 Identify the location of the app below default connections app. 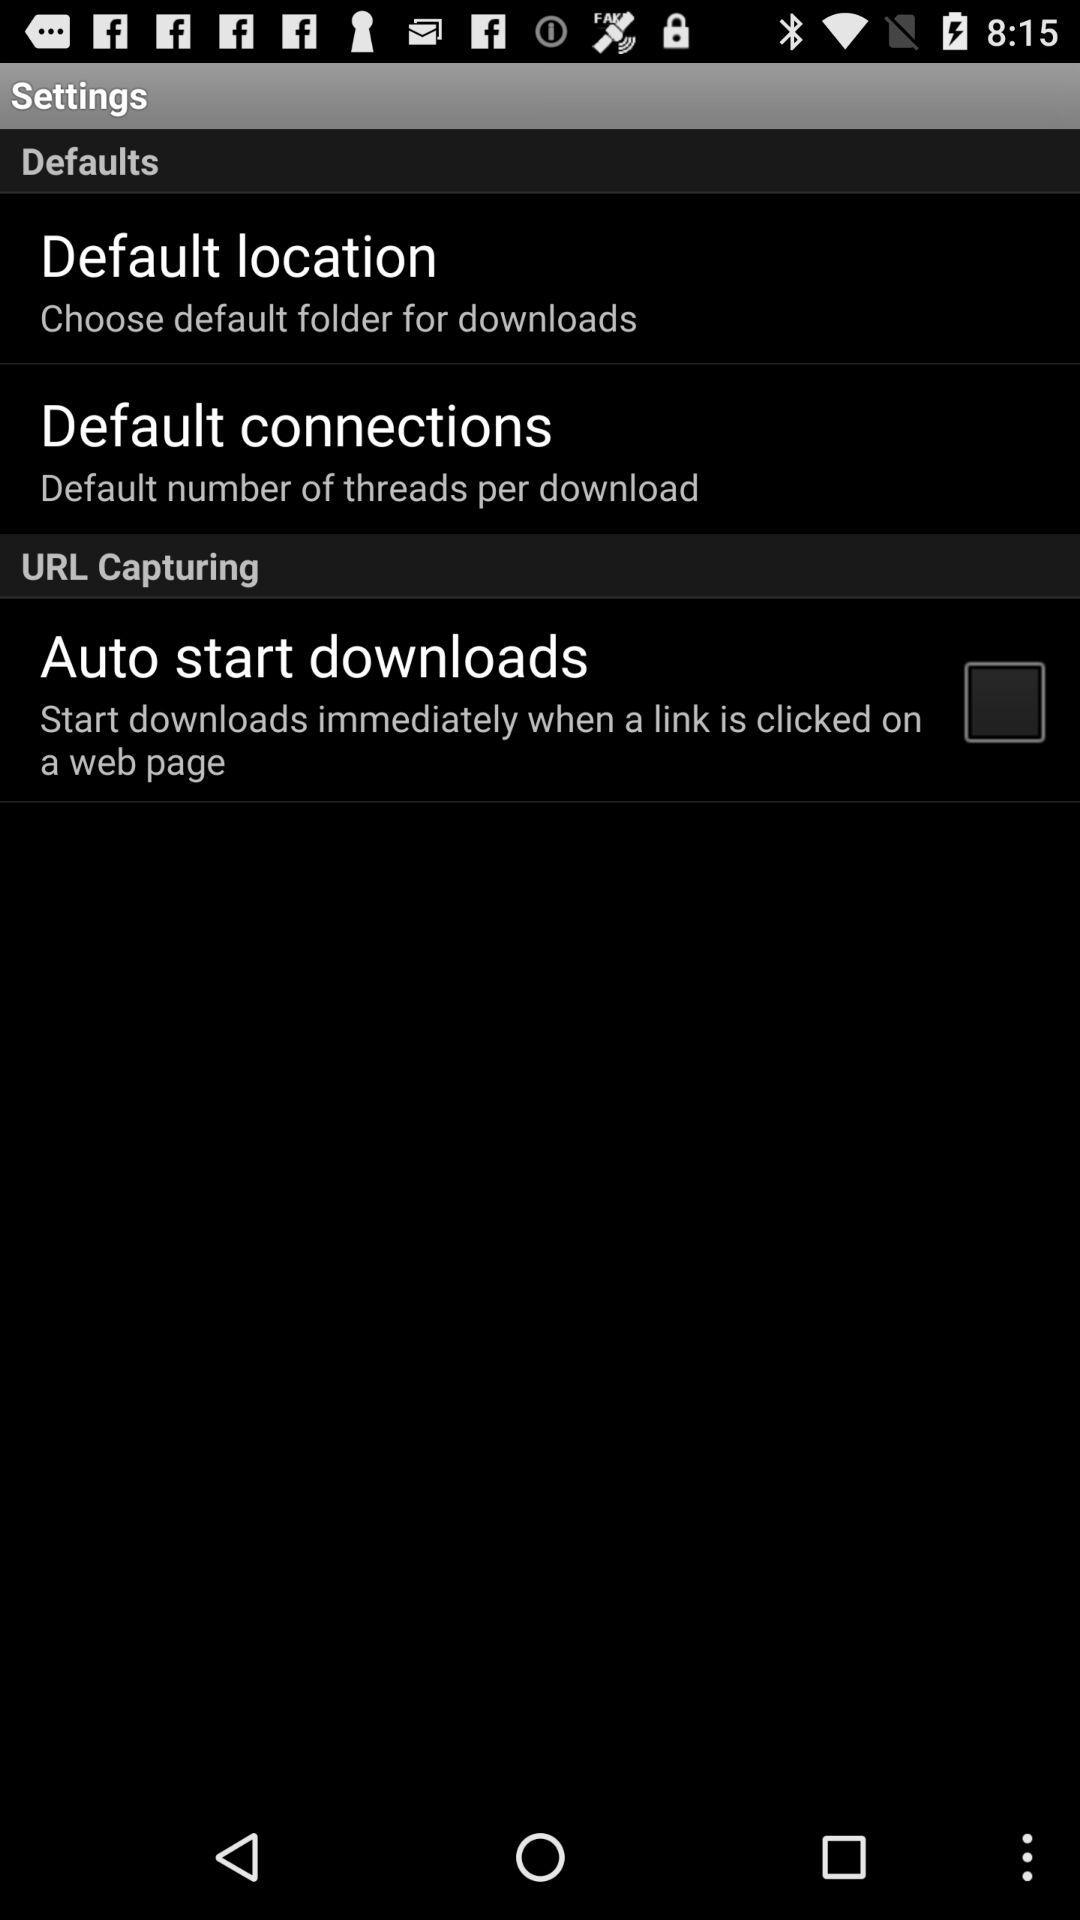
(369, 486).